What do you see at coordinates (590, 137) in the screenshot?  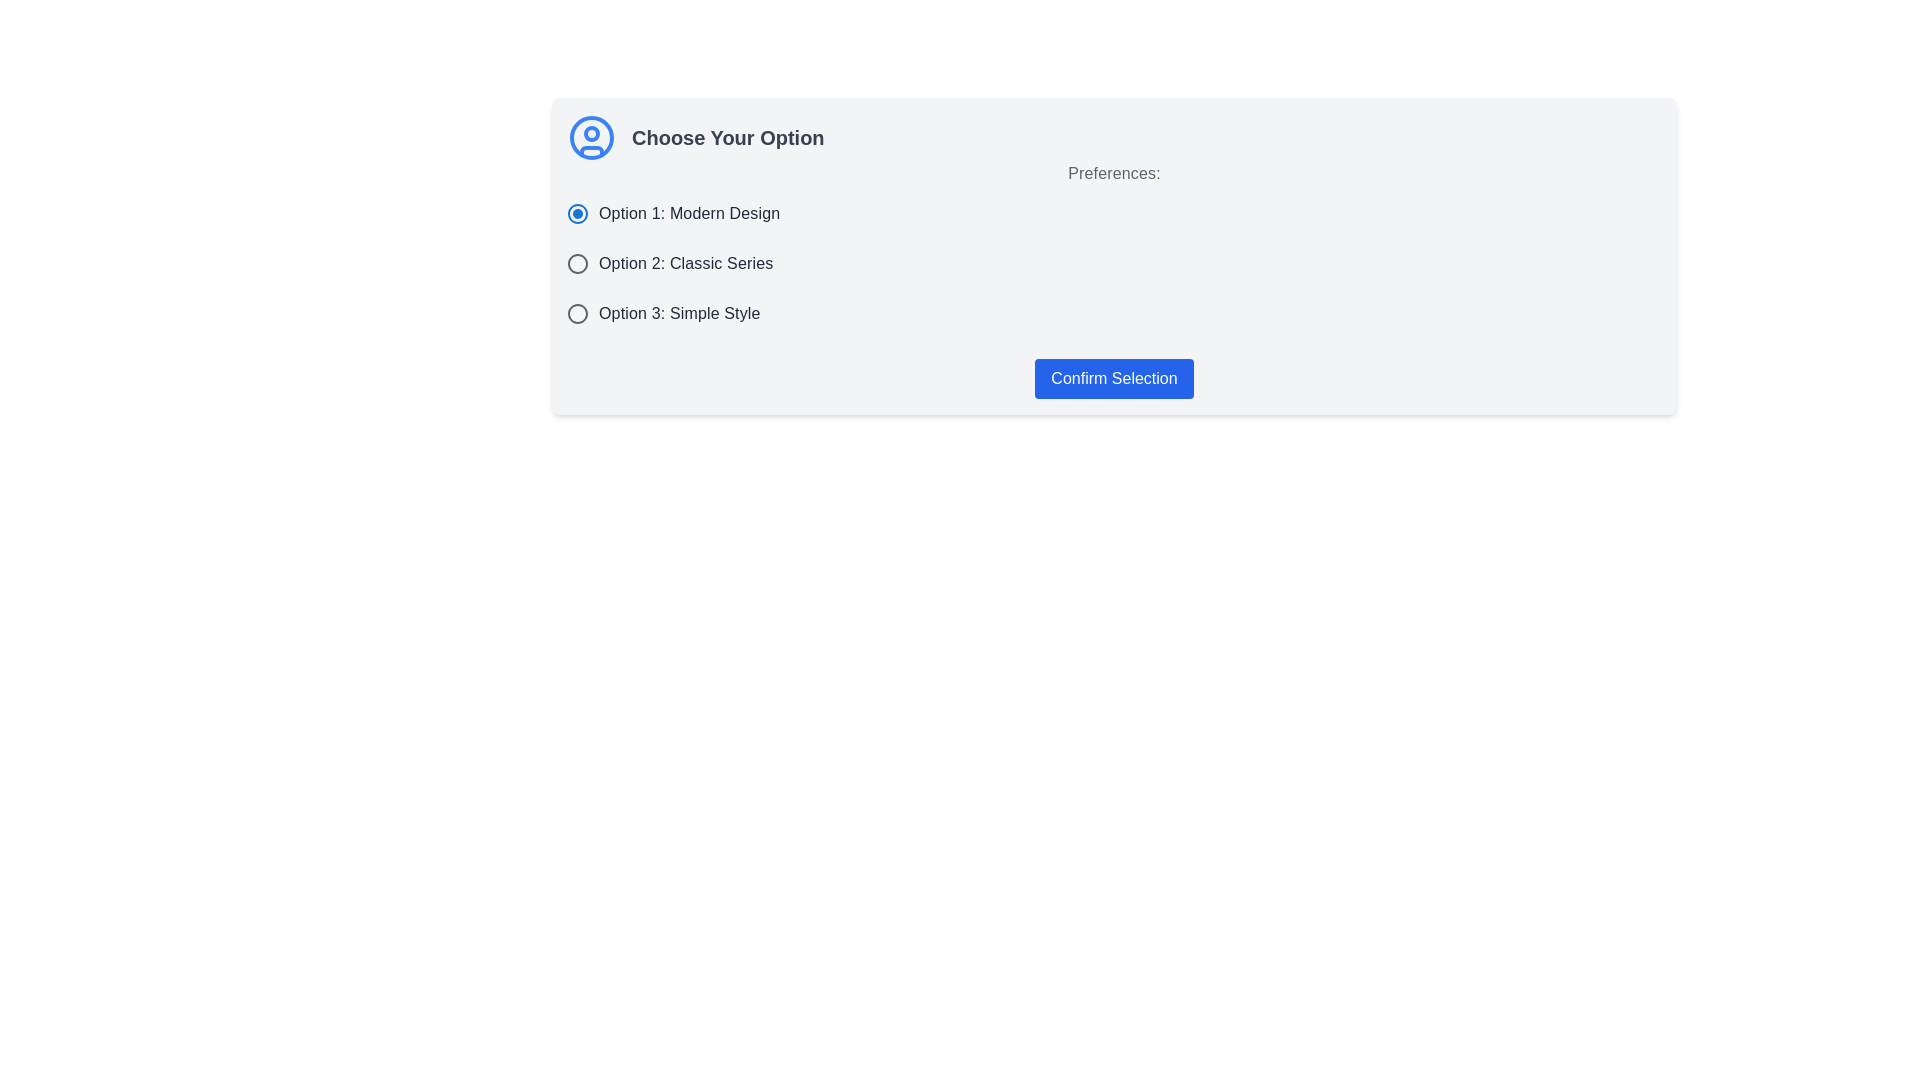 I see `the user avatar icon, which is a blue circular graphic located to the left of the text 'Choose Your Option'` at bounding box center [590, 137].